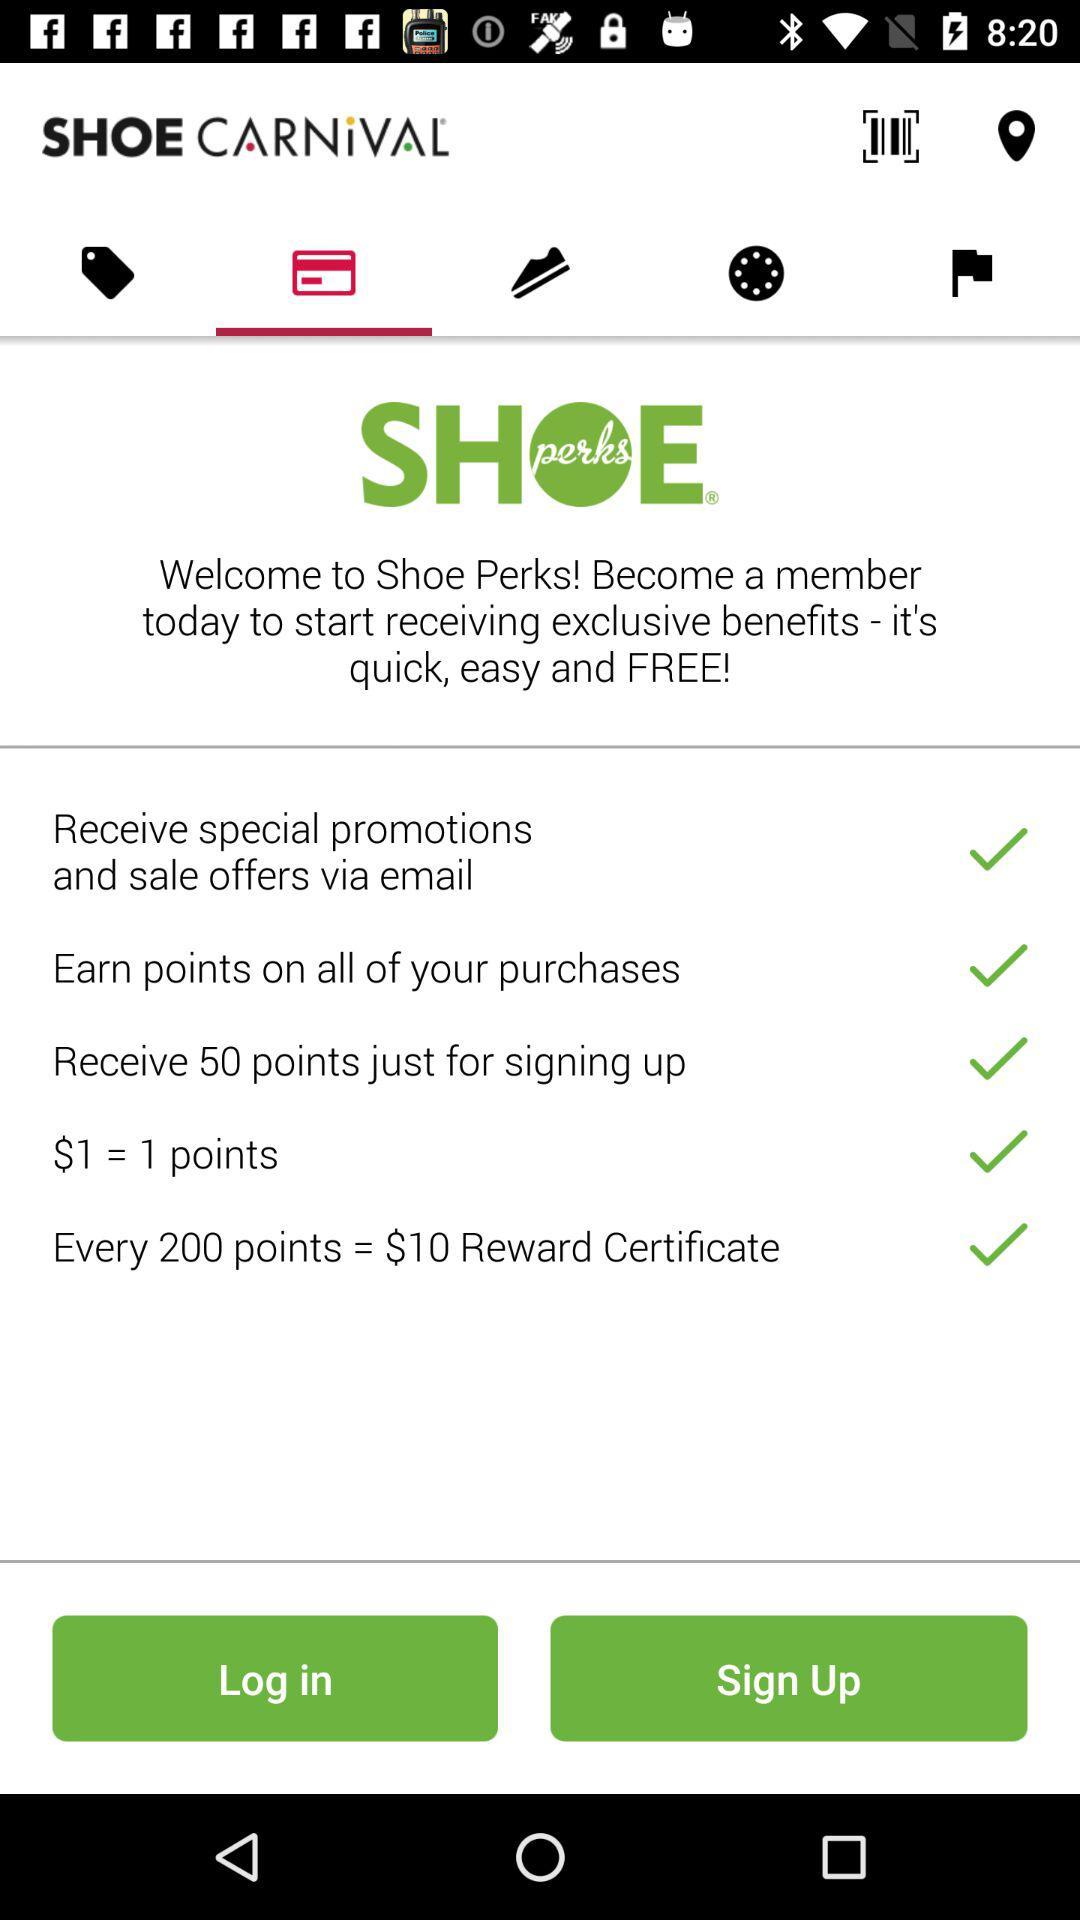  What do you see at coordinates (756, 272) in the screenshot?
I see `icon before flag icon below qr code icon` at bounding box center [756, 272].